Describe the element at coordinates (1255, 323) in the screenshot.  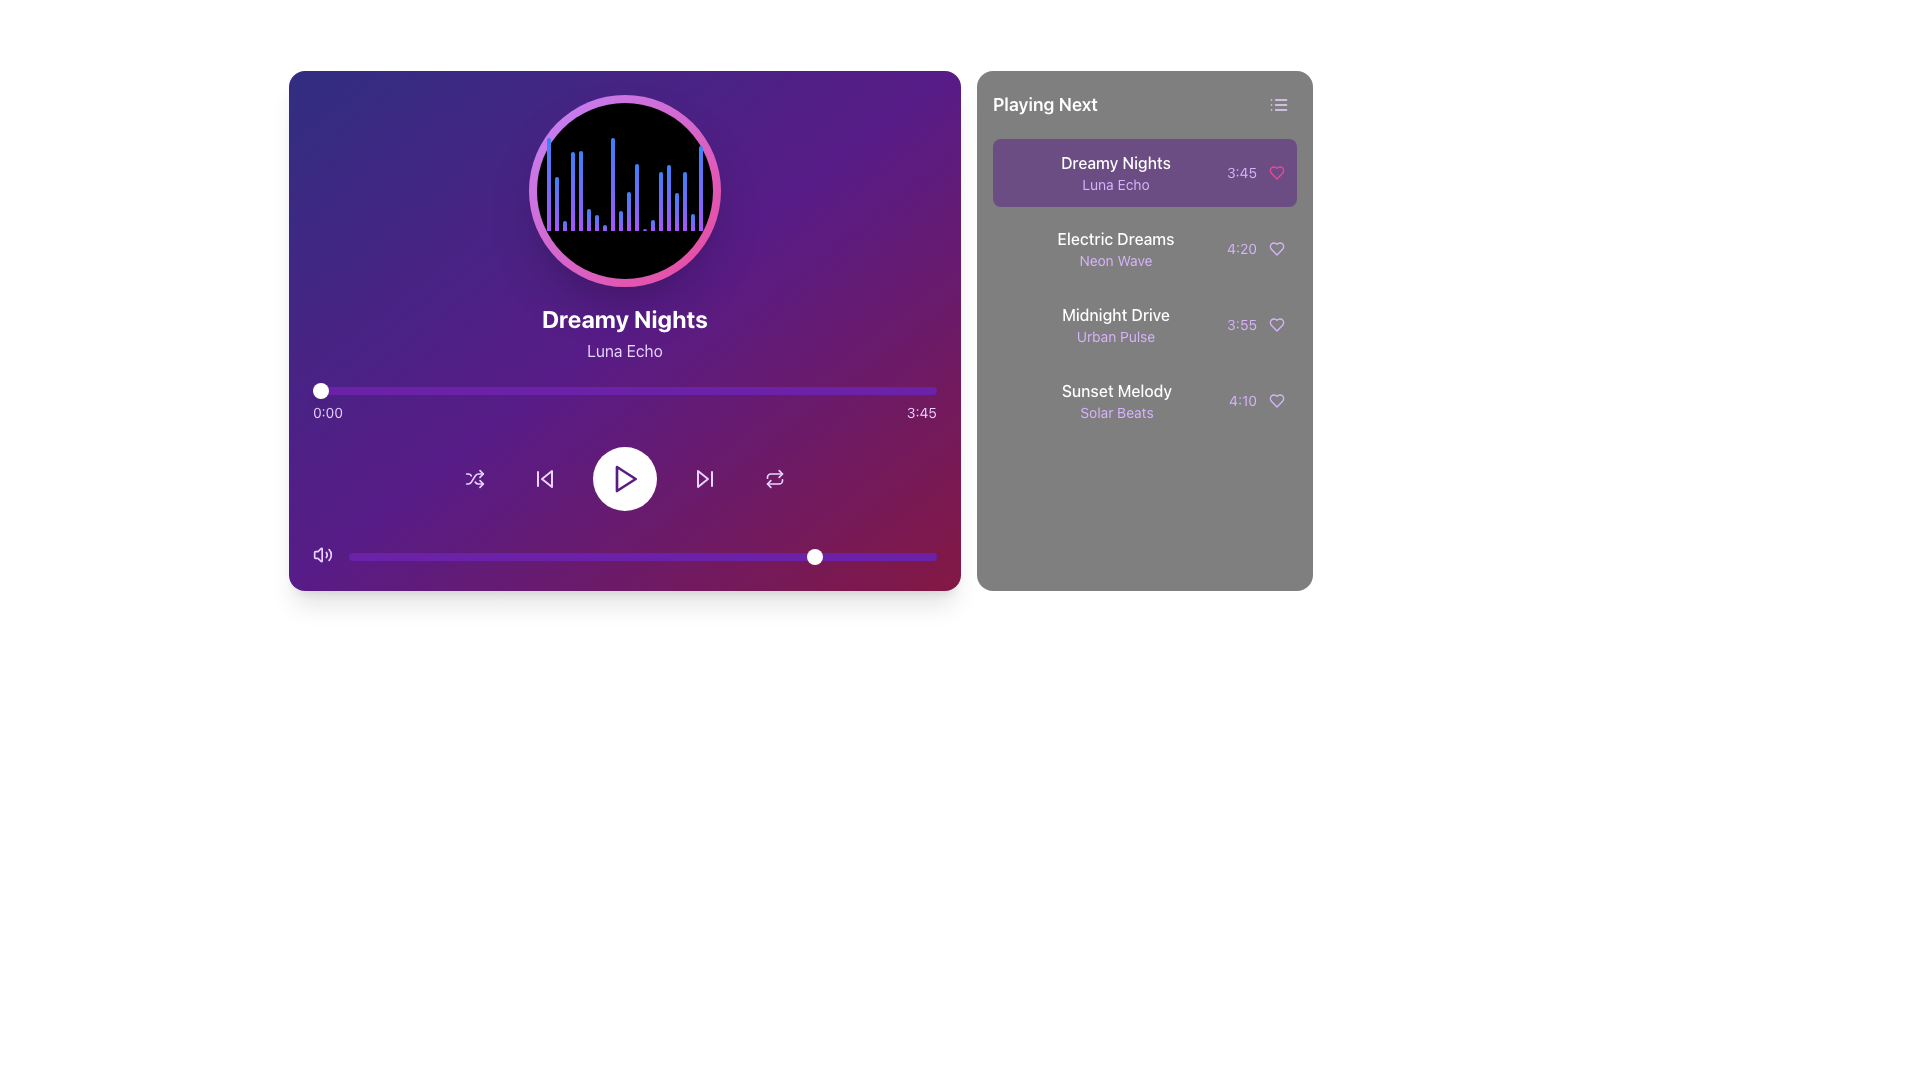
I see `the heart icon in the Duration display for the 'Midnight Drive' item to mark it as favorite` at that location.